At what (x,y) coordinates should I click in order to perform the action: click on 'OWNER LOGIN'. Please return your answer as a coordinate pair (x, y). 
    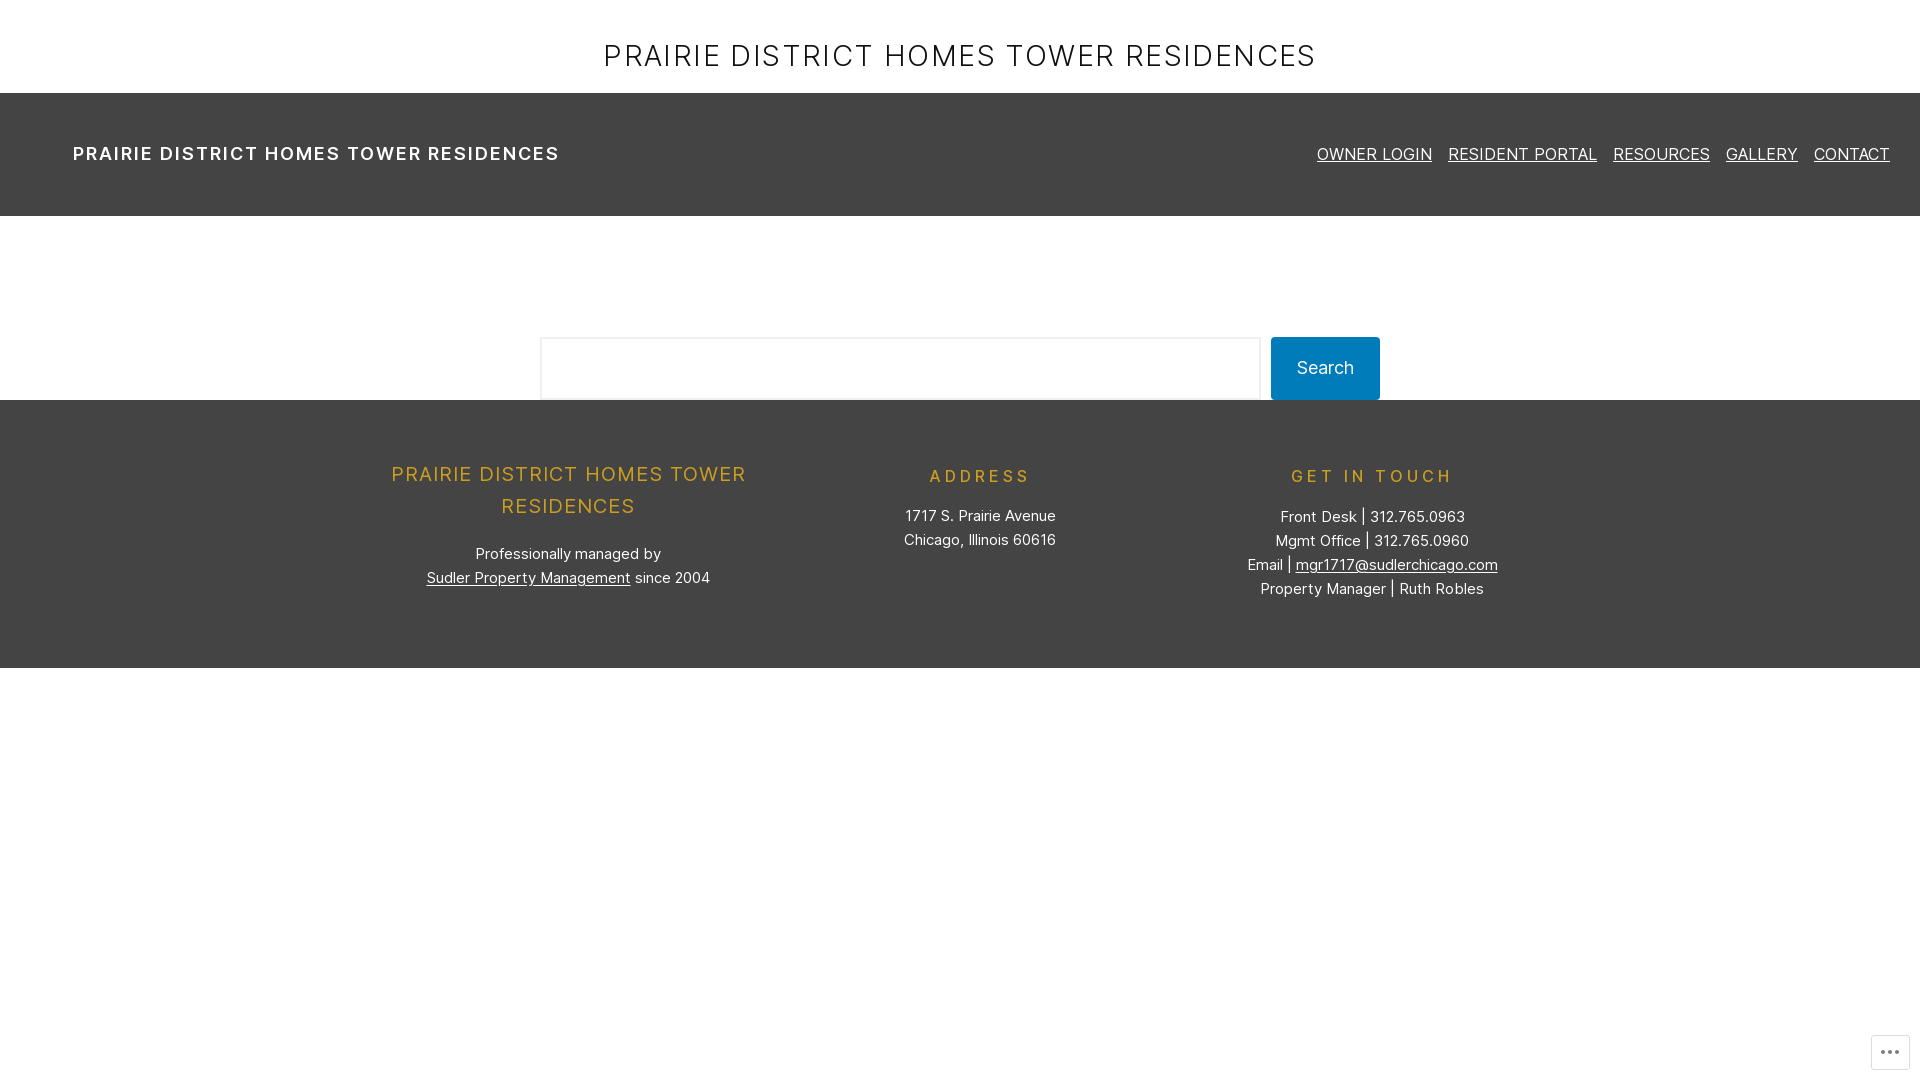
    Looking at the image, I should click on (1373, 153).